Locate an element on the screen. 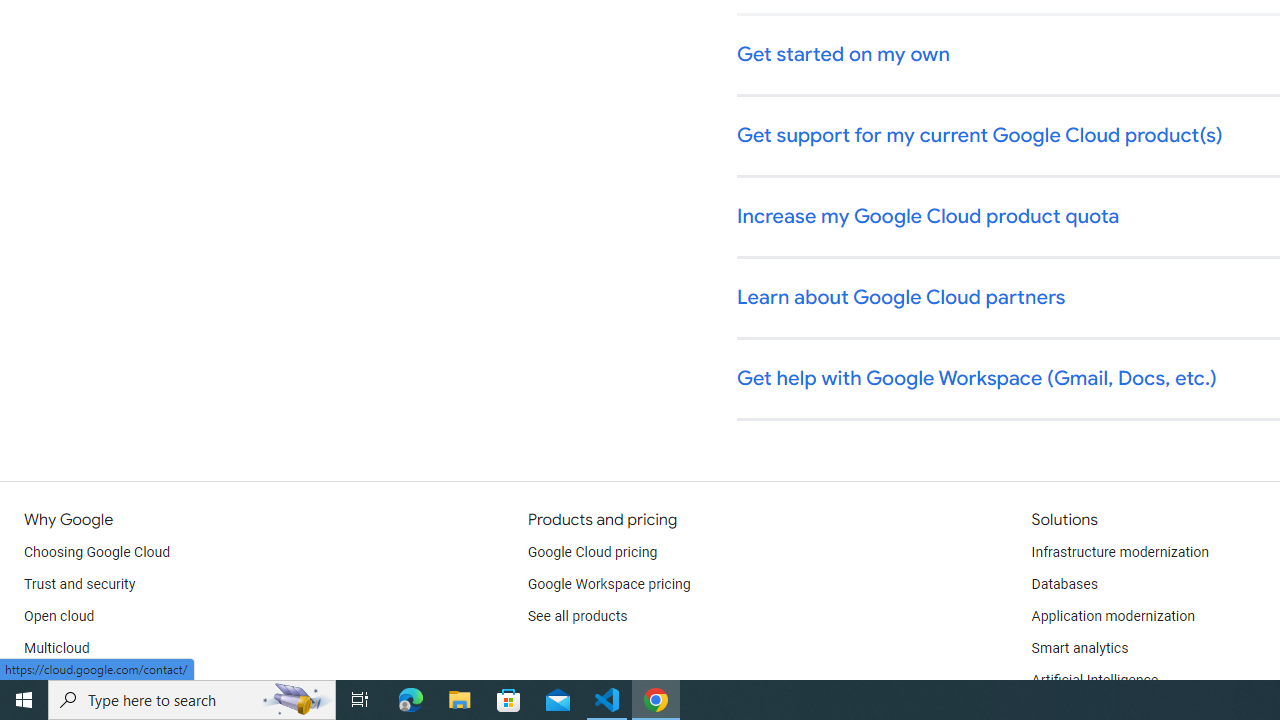 This screenshot has height=720, width=1280. 'Global infrastructure' is located at coordinates (87, 680).